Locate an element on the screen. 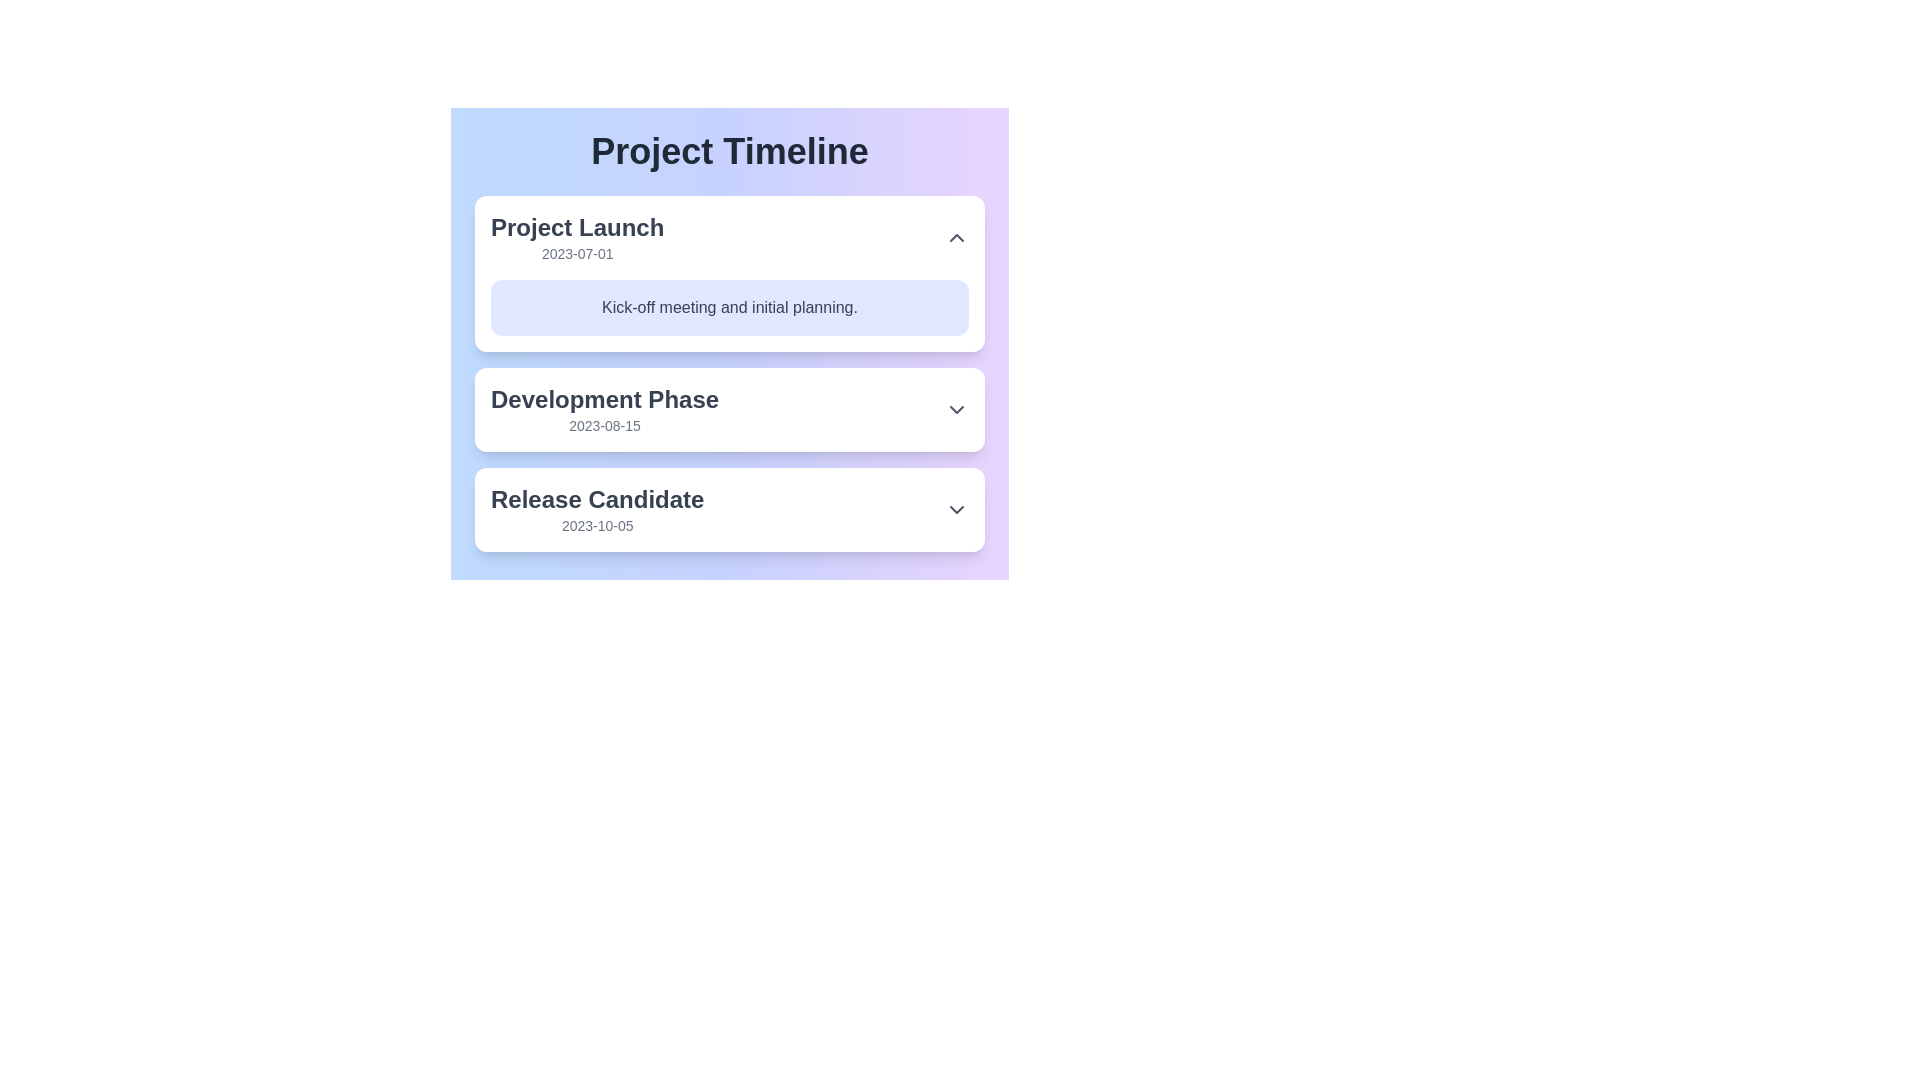  title and date label for the 'Project Launch' phase located in the first section of the 'Project Timeline' list, situated above 'Development Phase' and 'Release Candidate.' is located at coordinates (576, 237).